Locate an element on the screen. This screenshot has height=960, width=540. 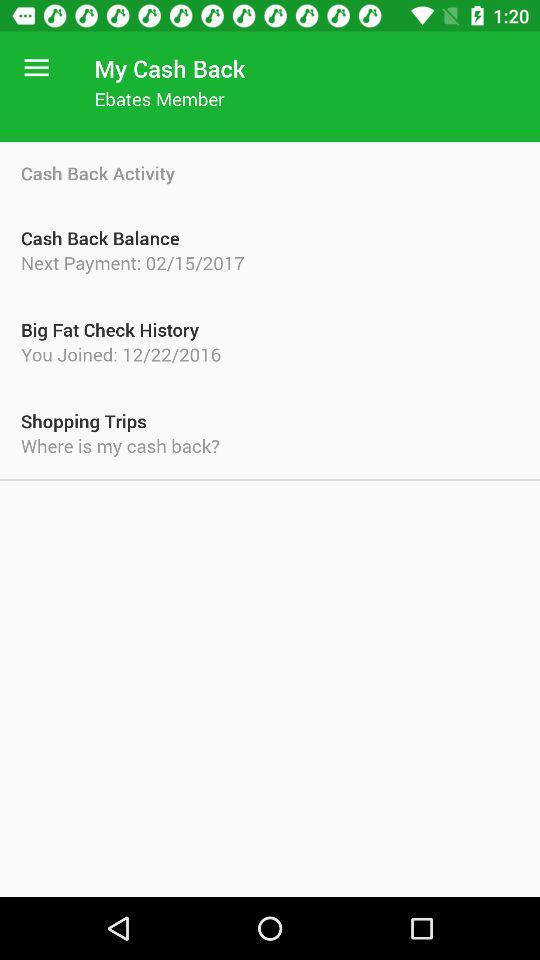
next payment 02 item is located at coordinates (270, 261).